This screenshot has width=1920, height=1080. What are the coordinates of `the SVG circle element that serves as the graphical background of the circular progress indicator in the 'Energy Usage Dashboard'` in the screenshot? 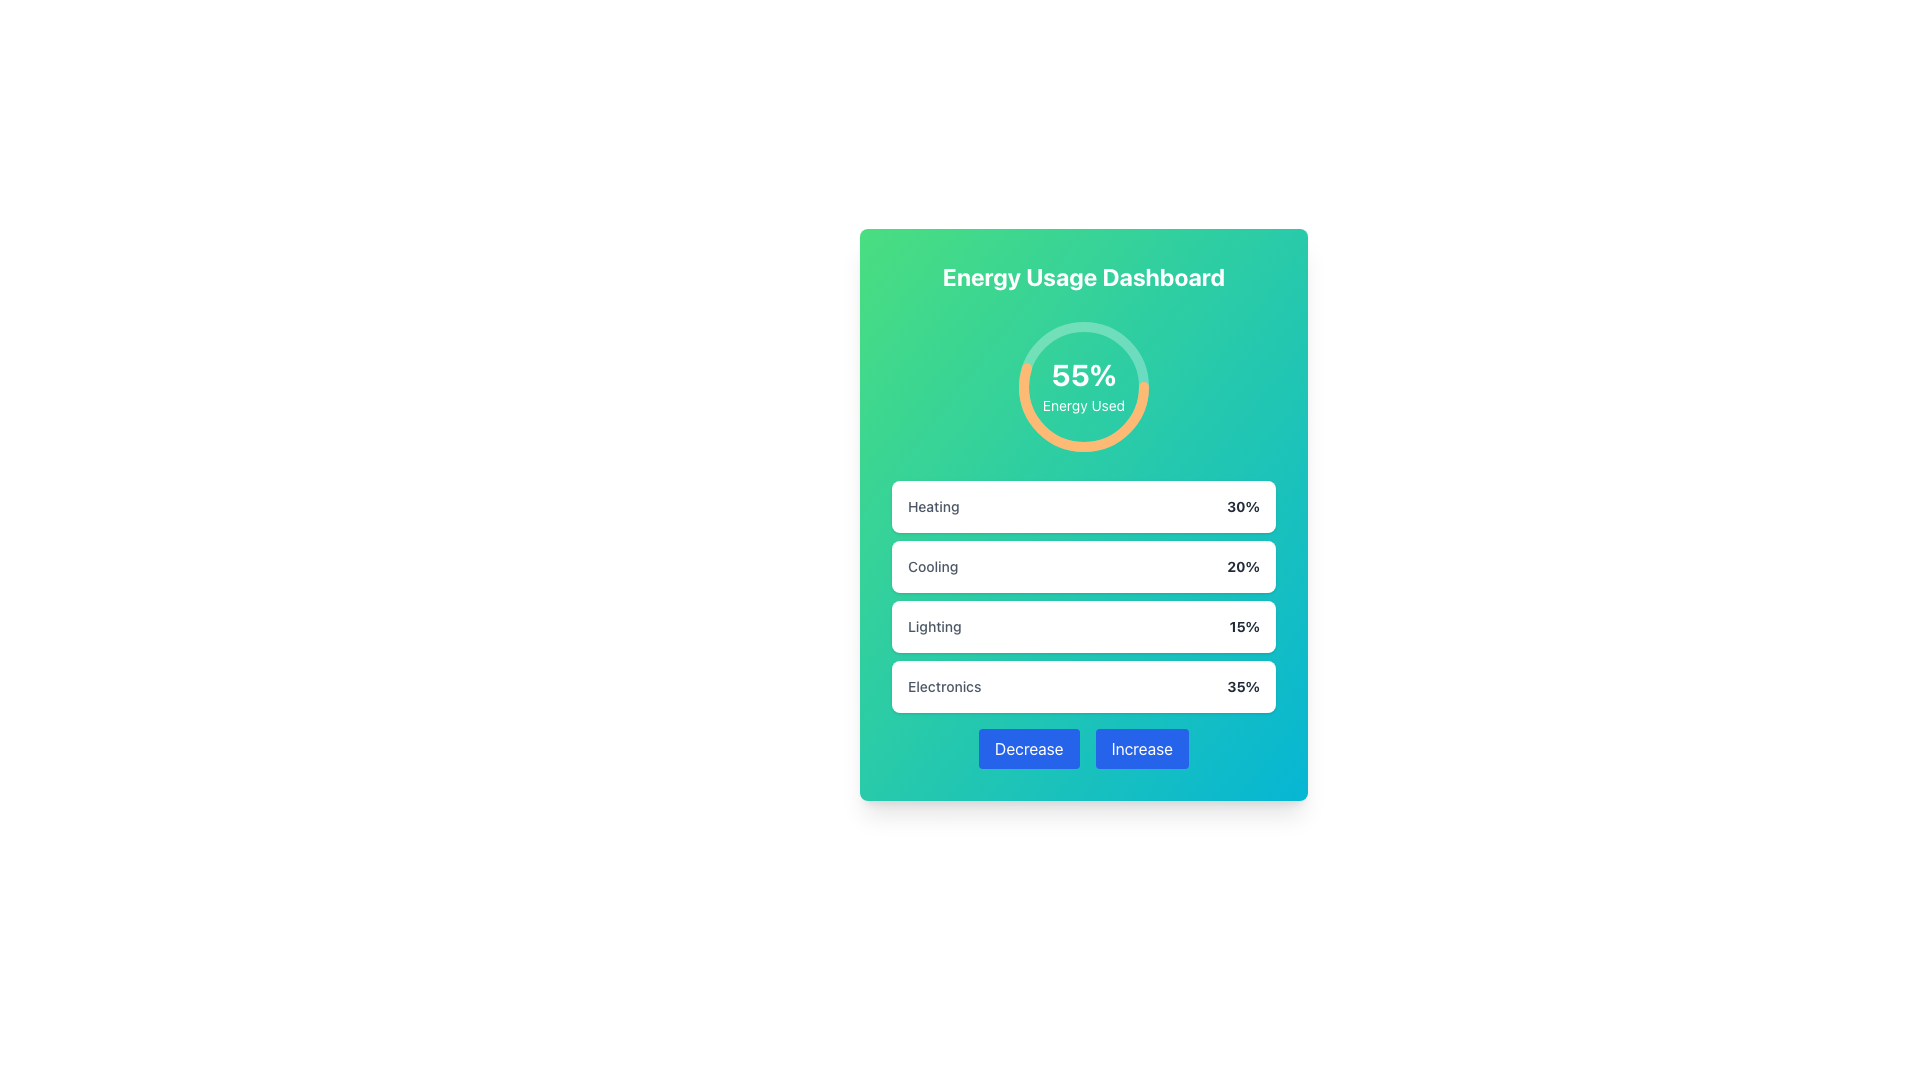 It's located at (1083, 386).